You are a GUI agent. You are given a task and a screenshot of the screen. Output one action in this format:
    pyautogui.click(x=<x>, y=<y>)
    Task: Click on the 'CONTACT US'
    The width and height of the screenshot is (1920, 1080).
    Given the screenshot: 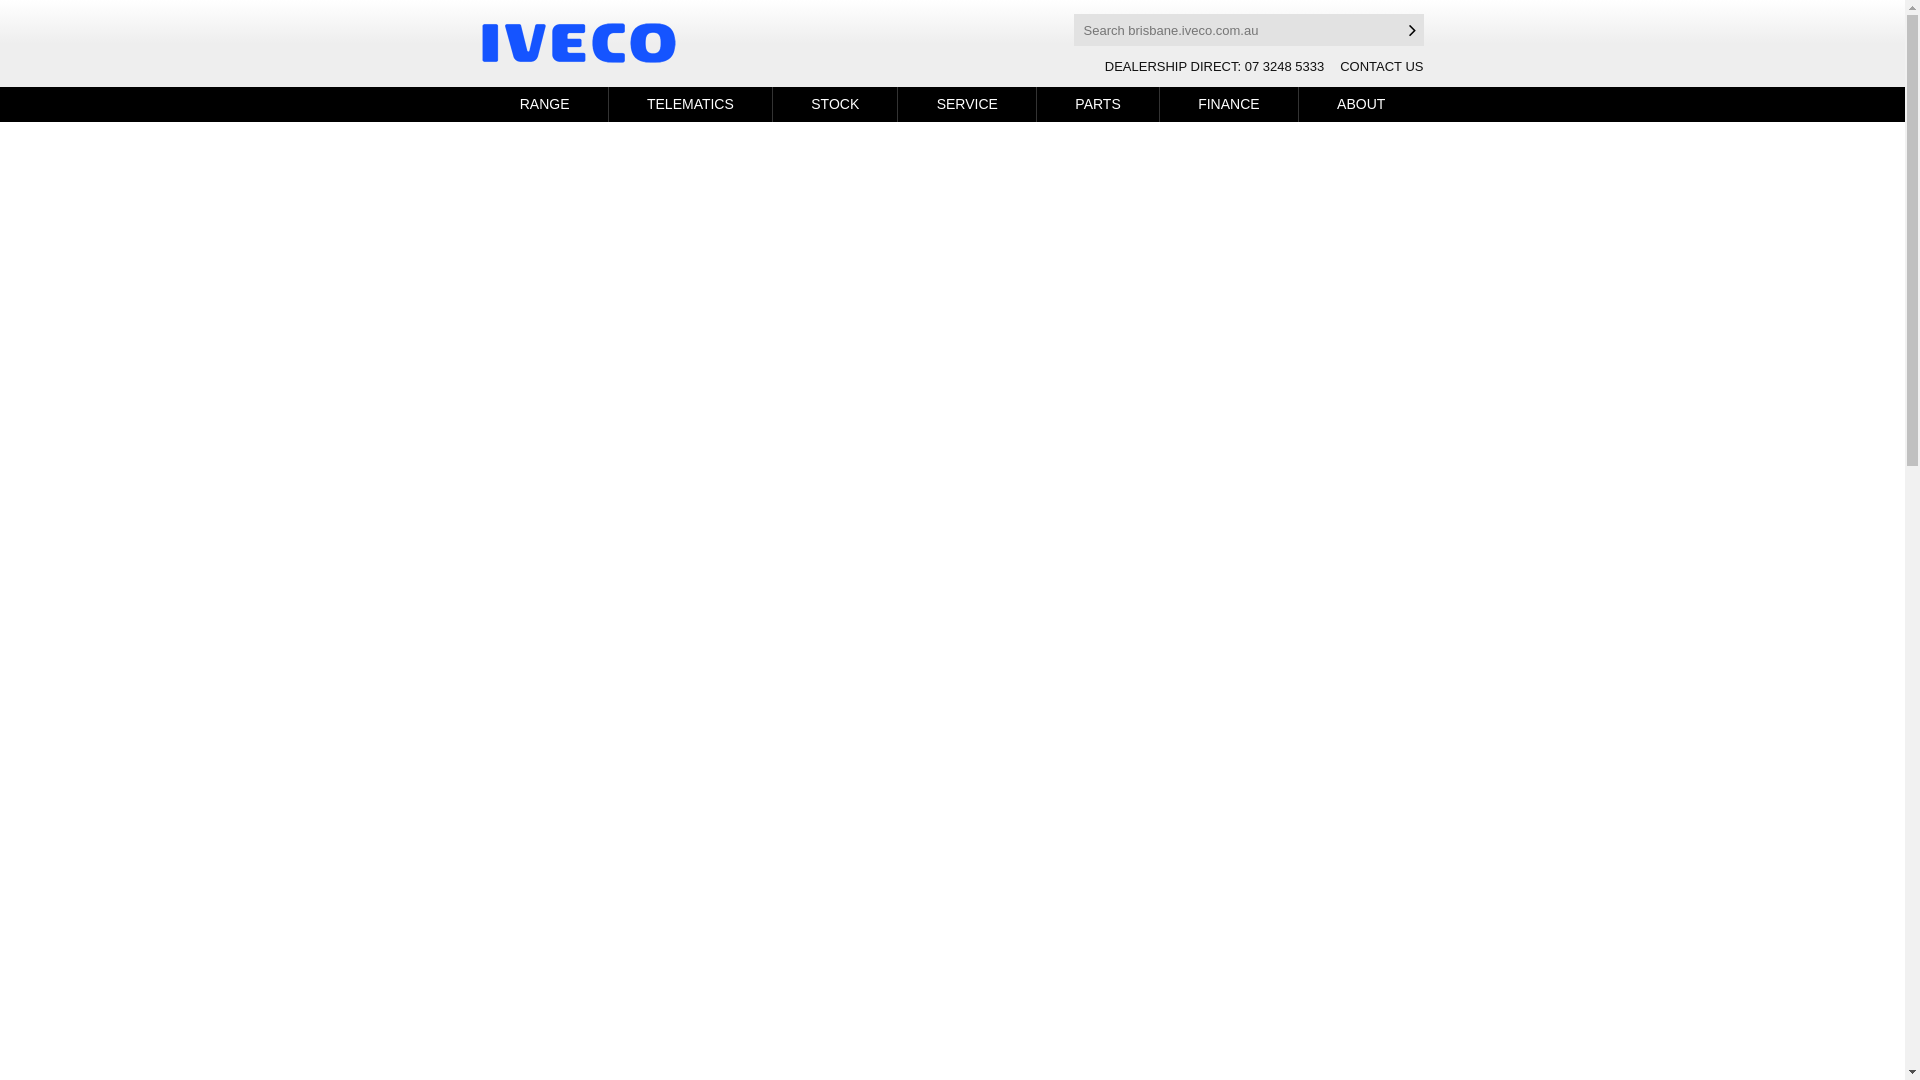 What is the action you would take?
    pyautogui.click(x=1339, y=65)
    